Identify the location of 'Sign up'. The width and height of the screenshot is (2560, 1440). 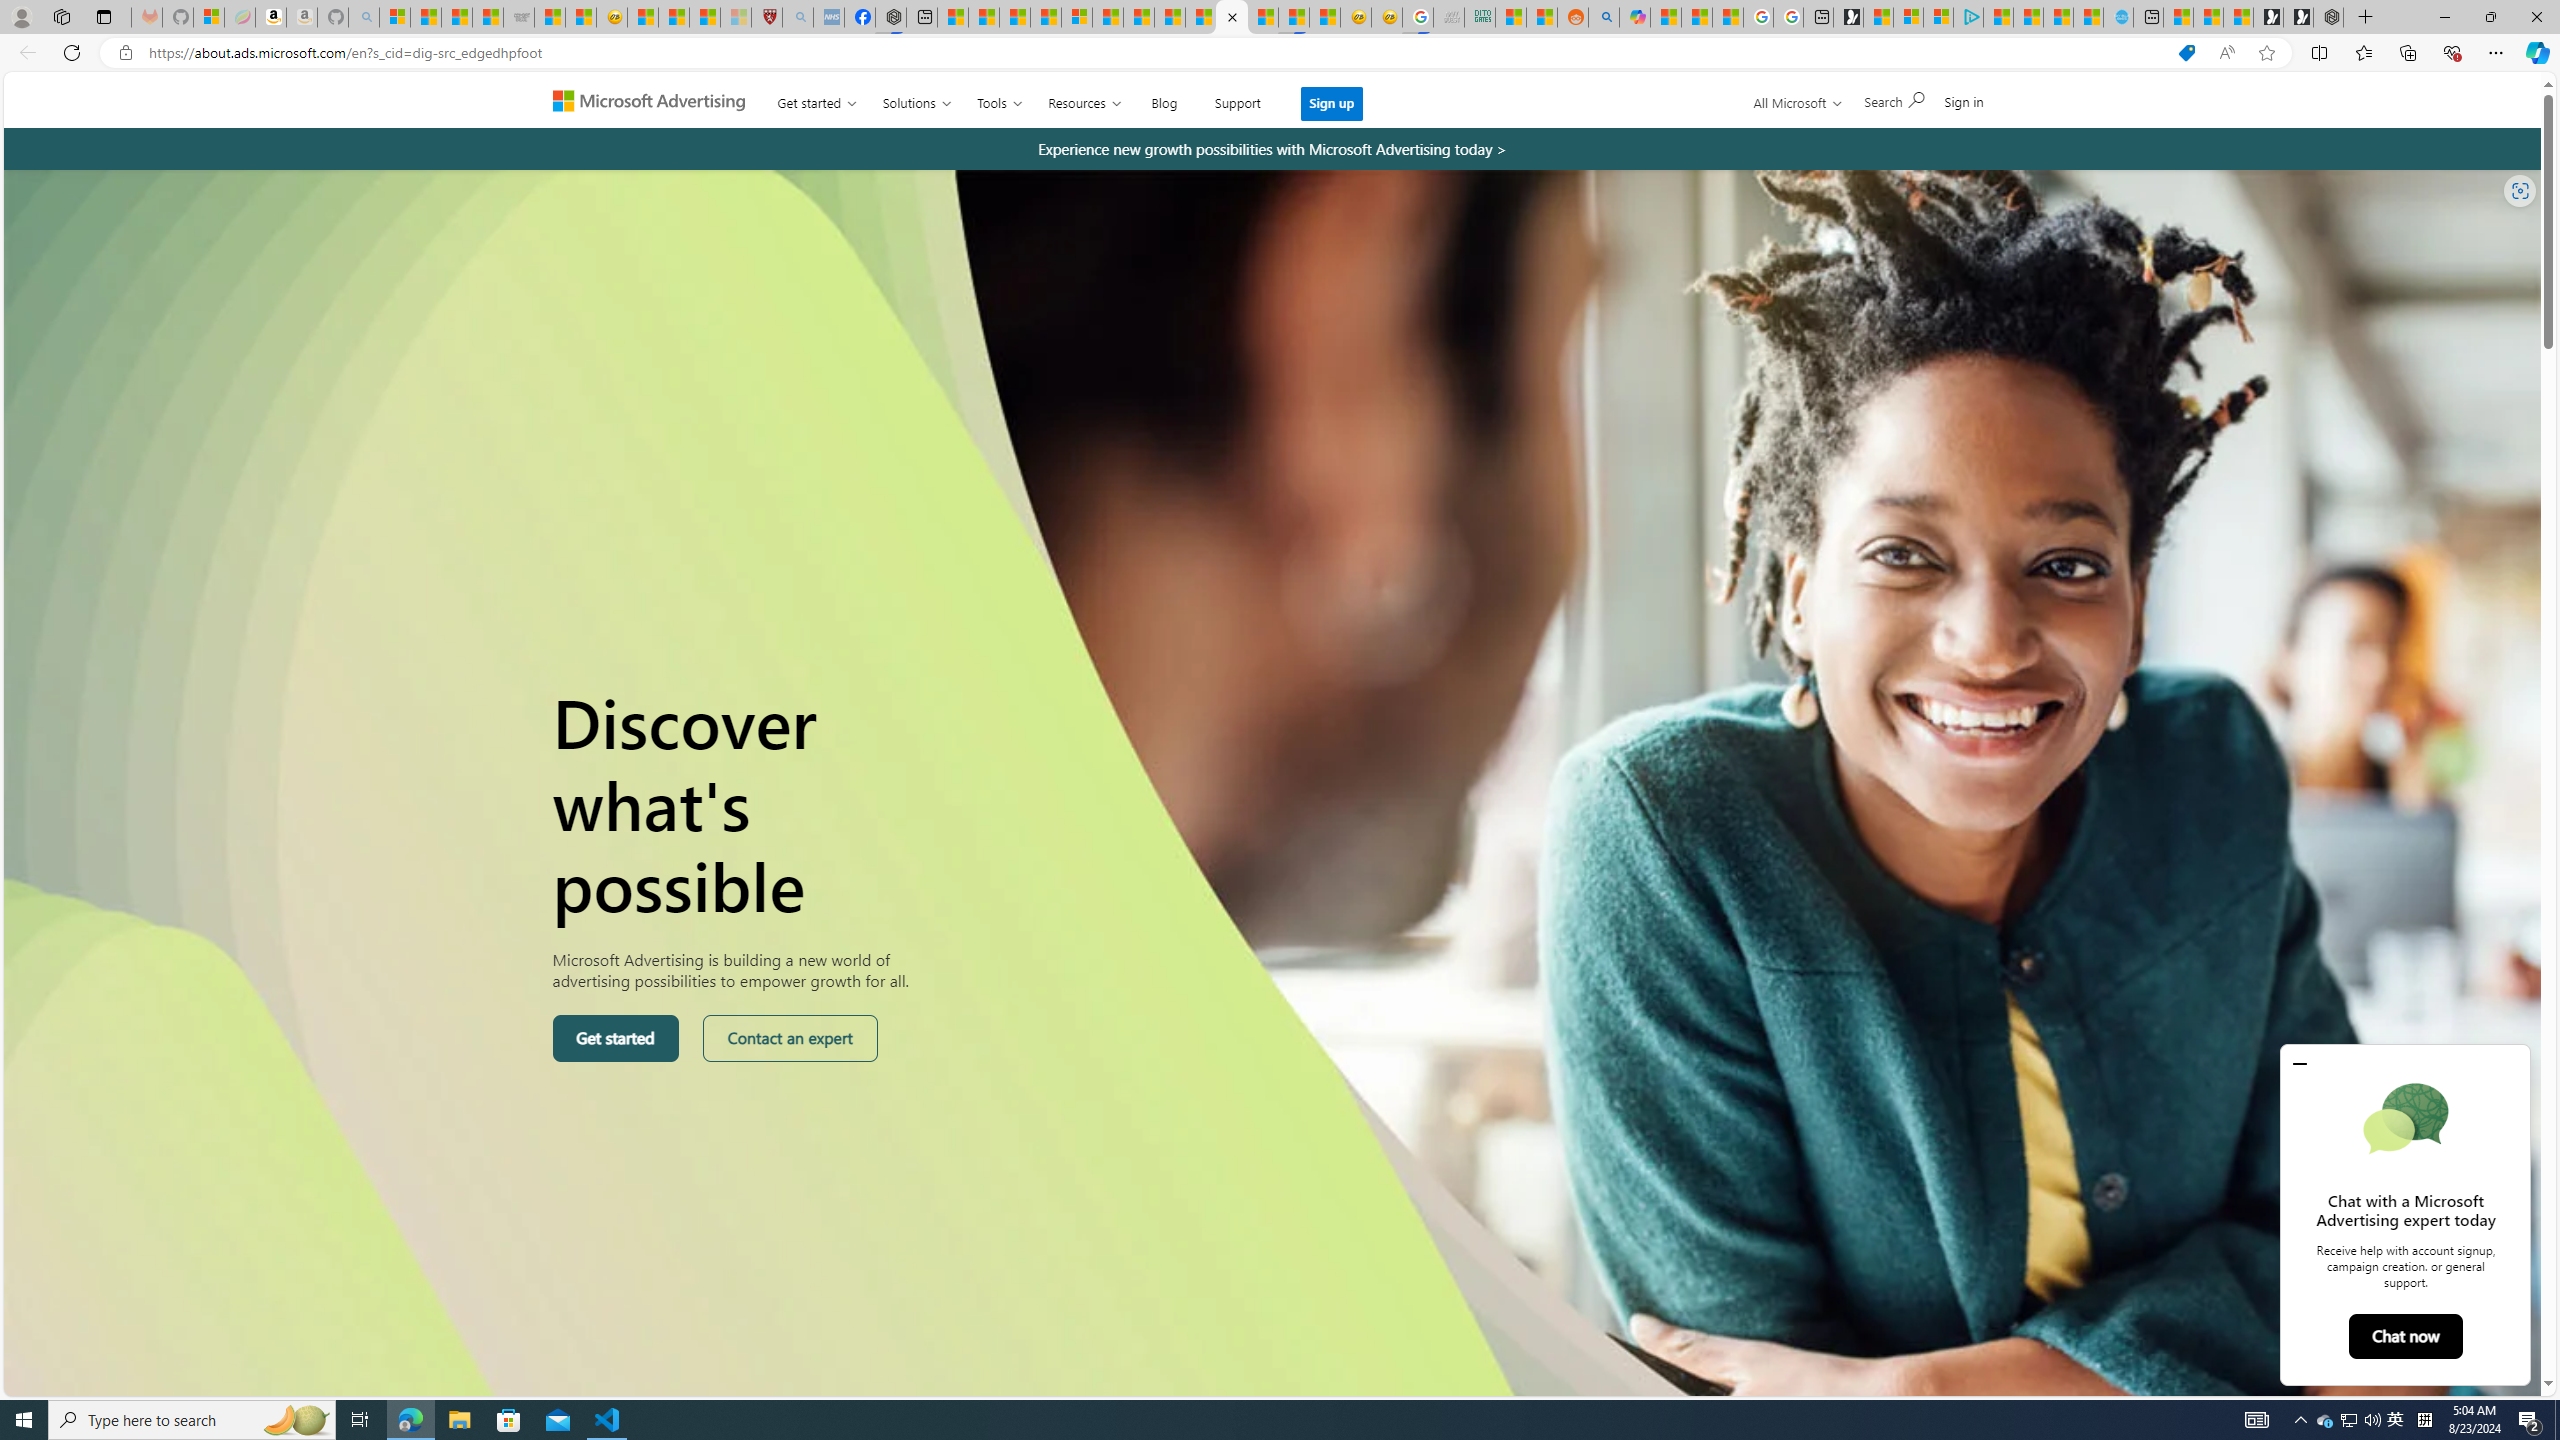
(1332, 103).